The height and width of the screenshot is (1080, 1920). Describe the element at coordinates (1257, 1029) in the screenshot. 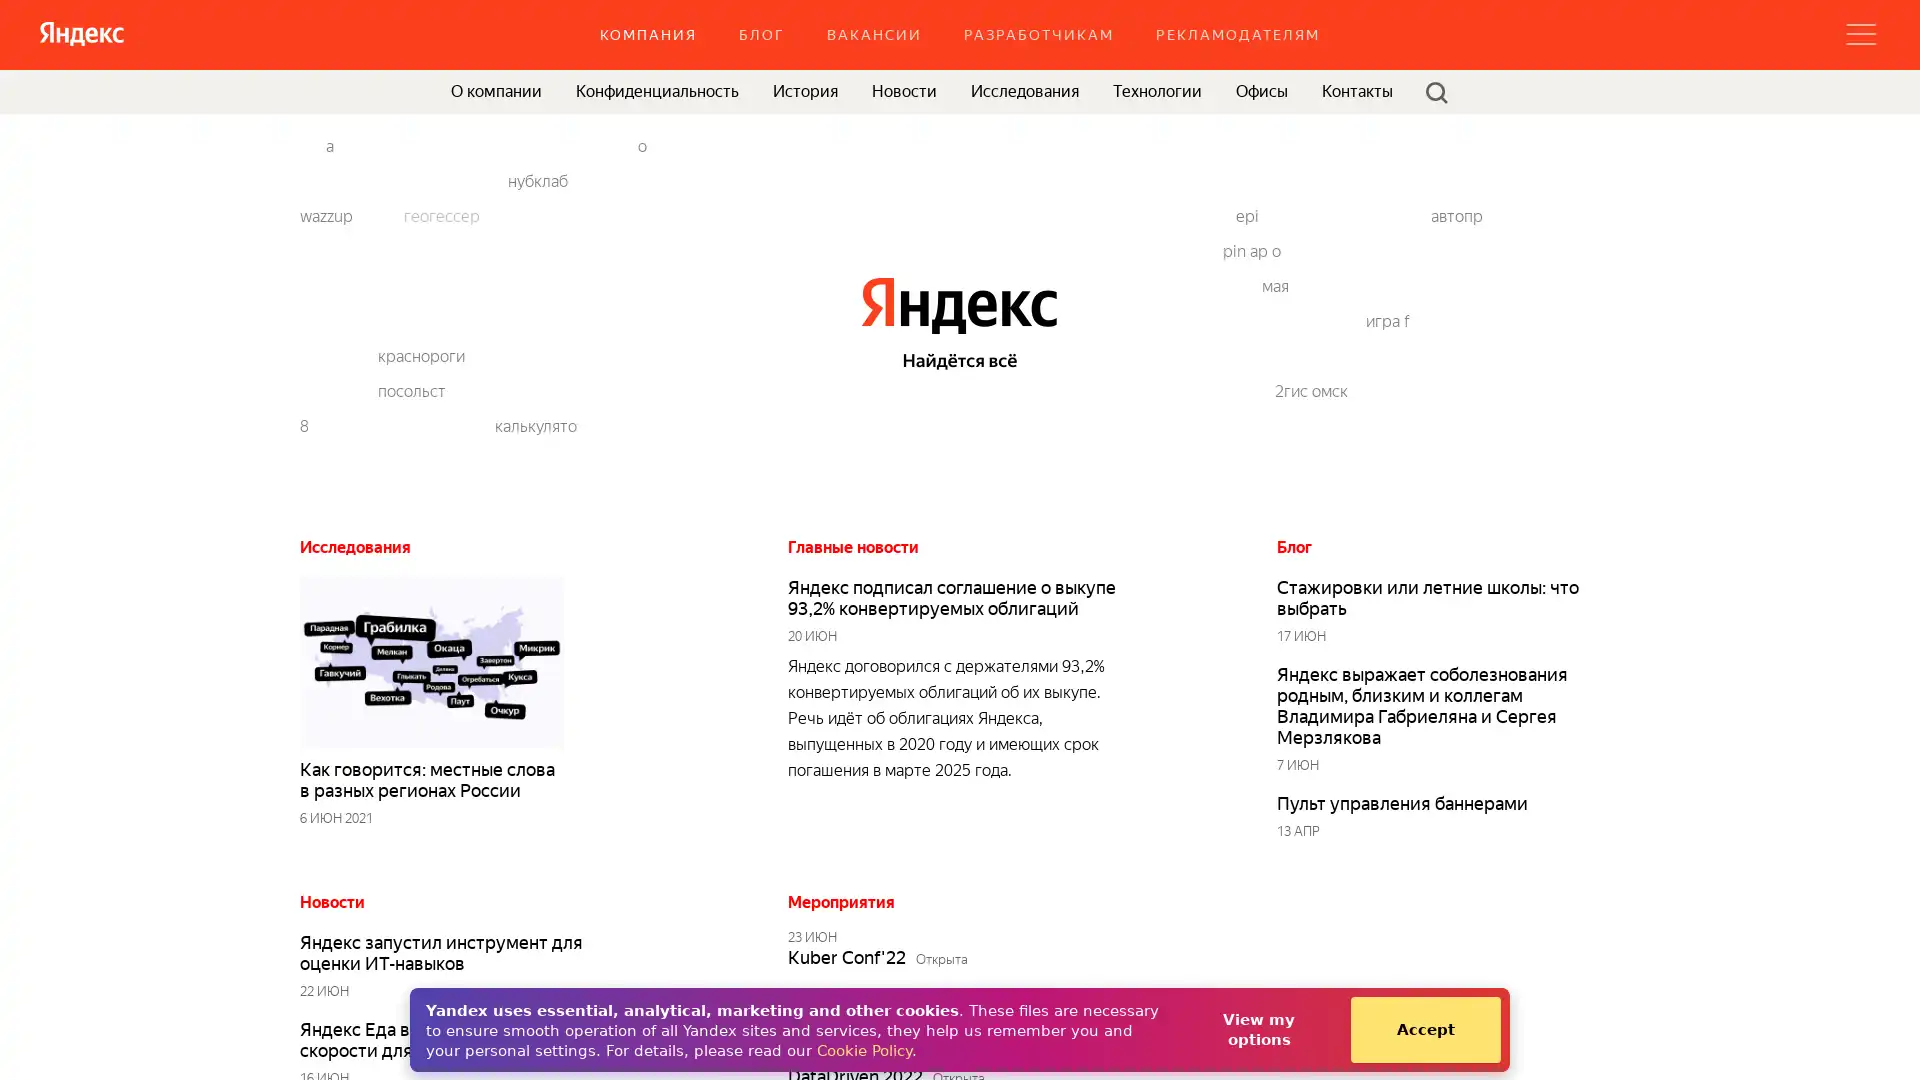

I see `View my options` at that location.